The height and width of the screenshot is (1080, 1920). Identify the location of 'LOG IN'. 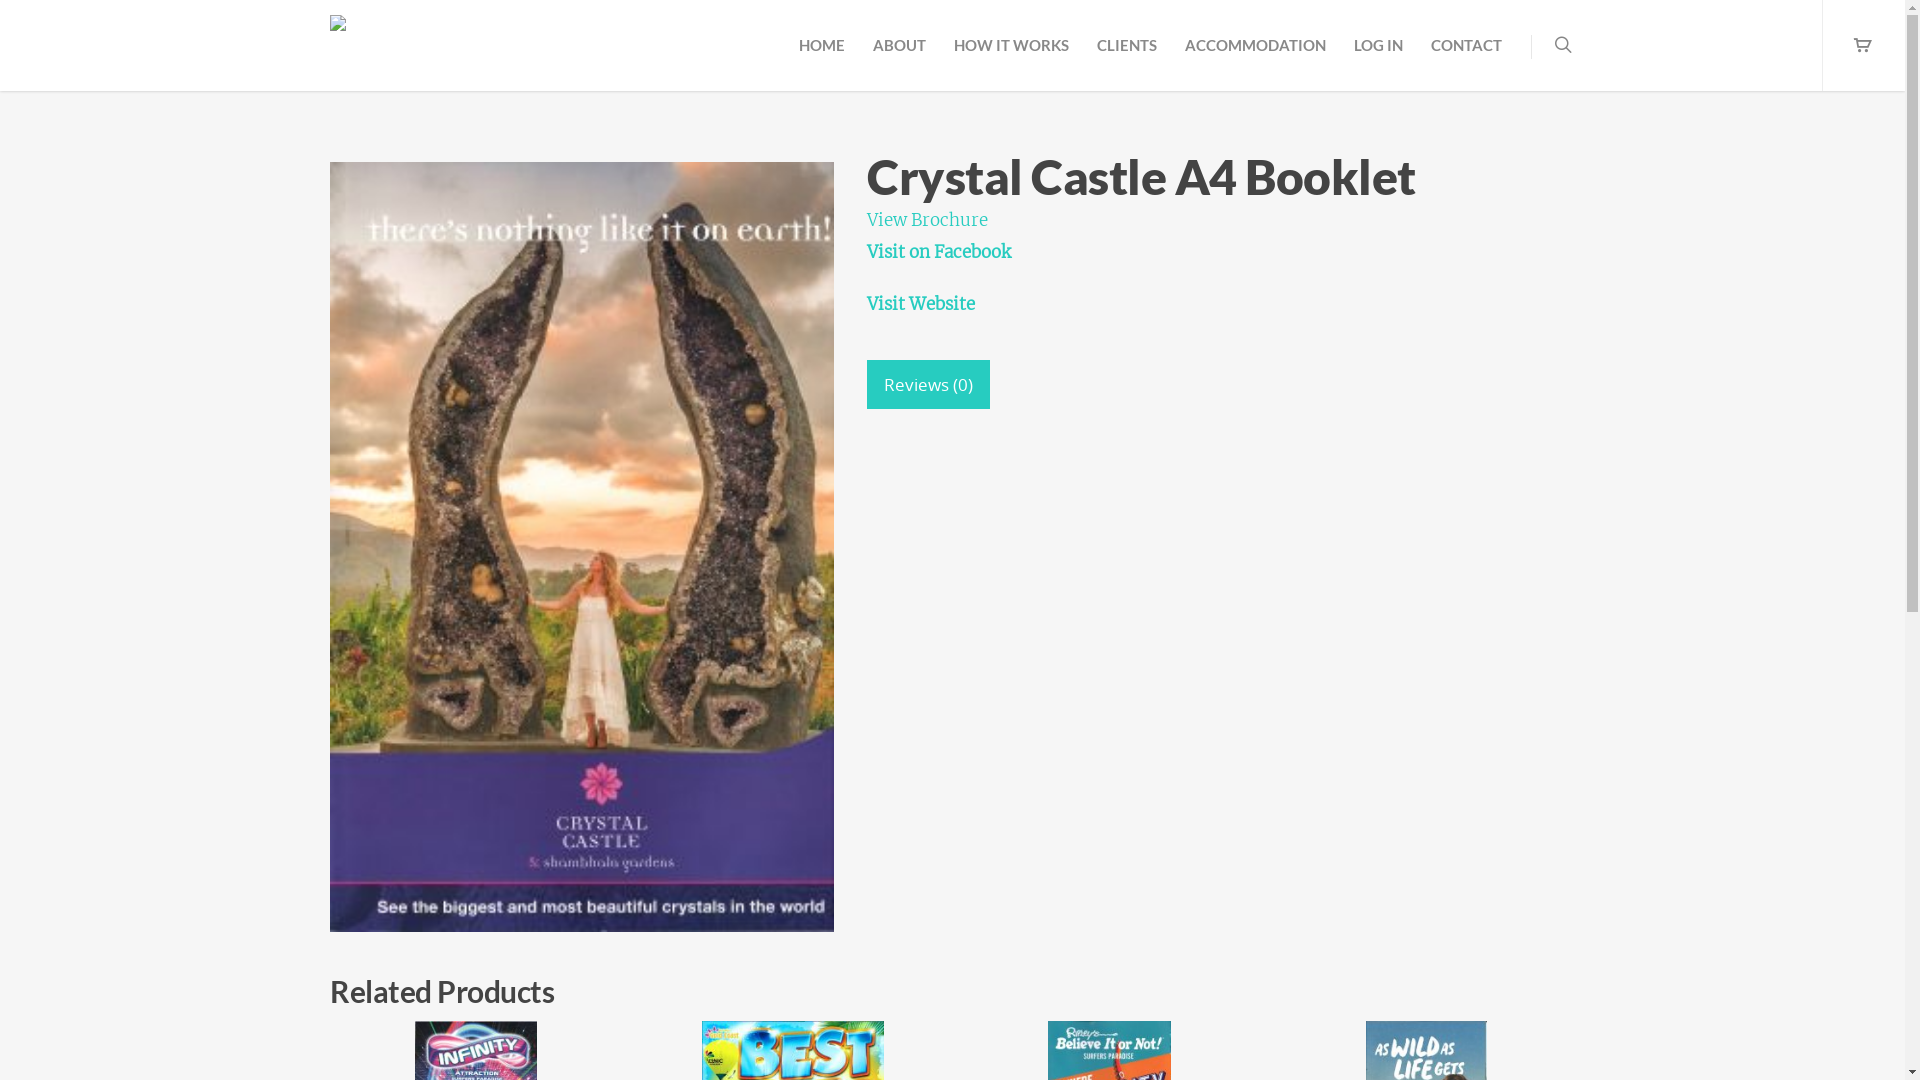
(1377, 52).